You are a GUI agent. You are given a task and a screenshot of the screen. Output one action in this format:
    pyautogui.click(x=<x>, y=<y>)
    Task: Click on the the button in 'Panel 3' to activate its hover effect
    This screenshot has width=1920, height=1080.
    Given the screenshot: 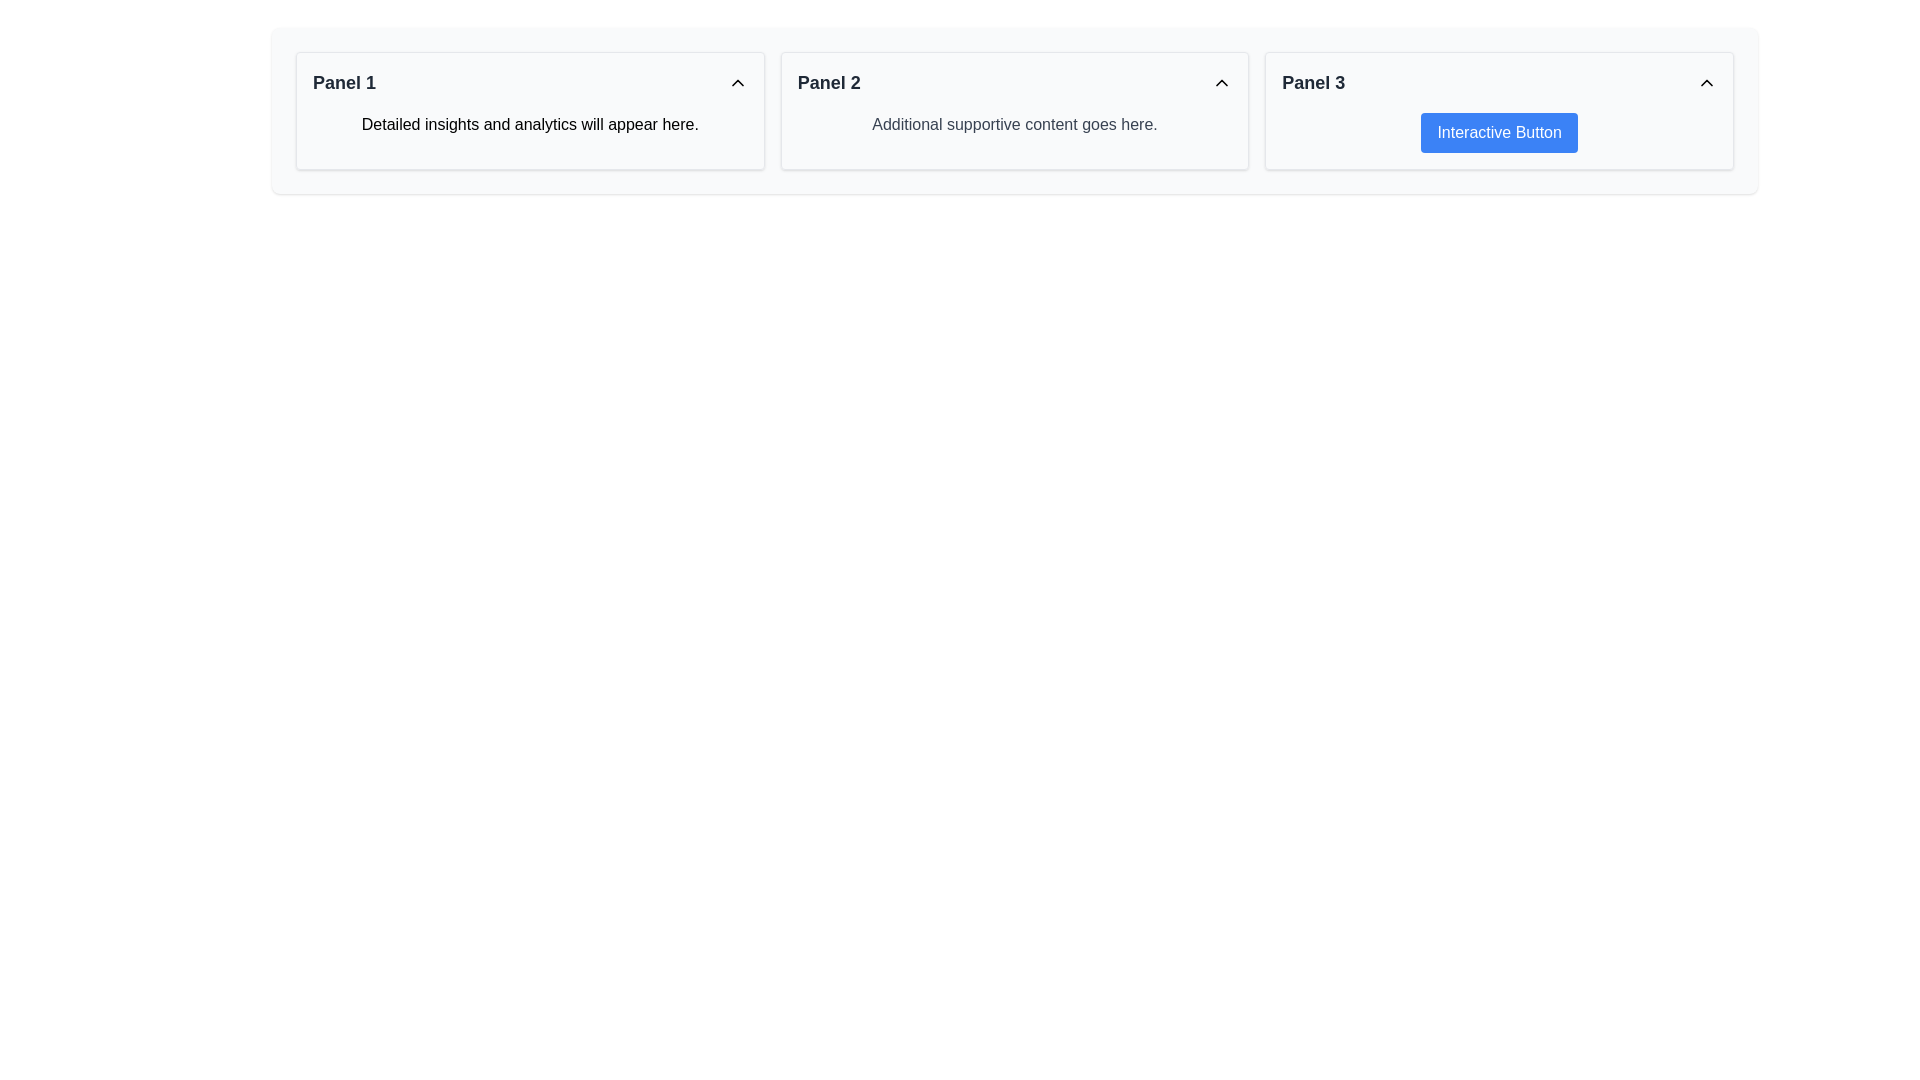 What is the action you would take?
    pyautogui.click(x=1499, y=111)
    